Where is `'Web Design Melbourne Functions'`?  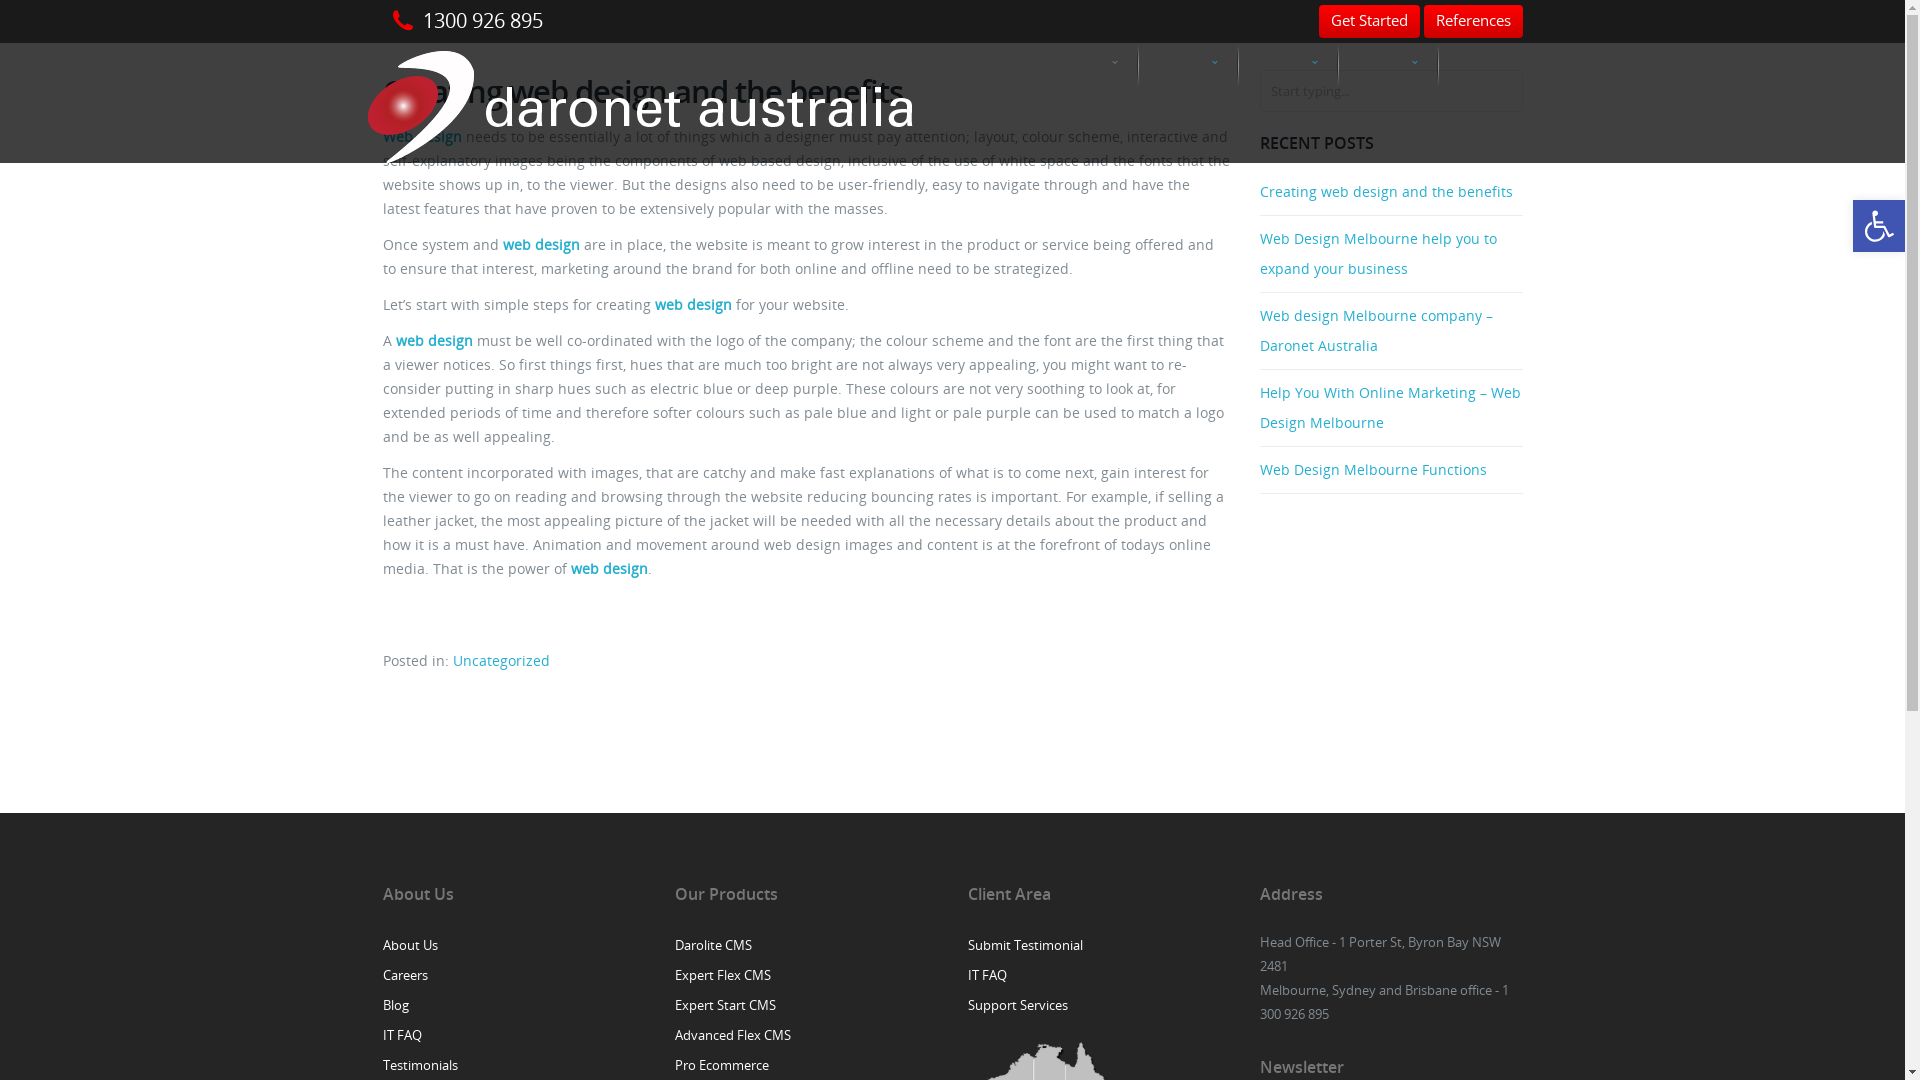 'Web Design Melbourne Functions' is located at coordinates (1390, 470).